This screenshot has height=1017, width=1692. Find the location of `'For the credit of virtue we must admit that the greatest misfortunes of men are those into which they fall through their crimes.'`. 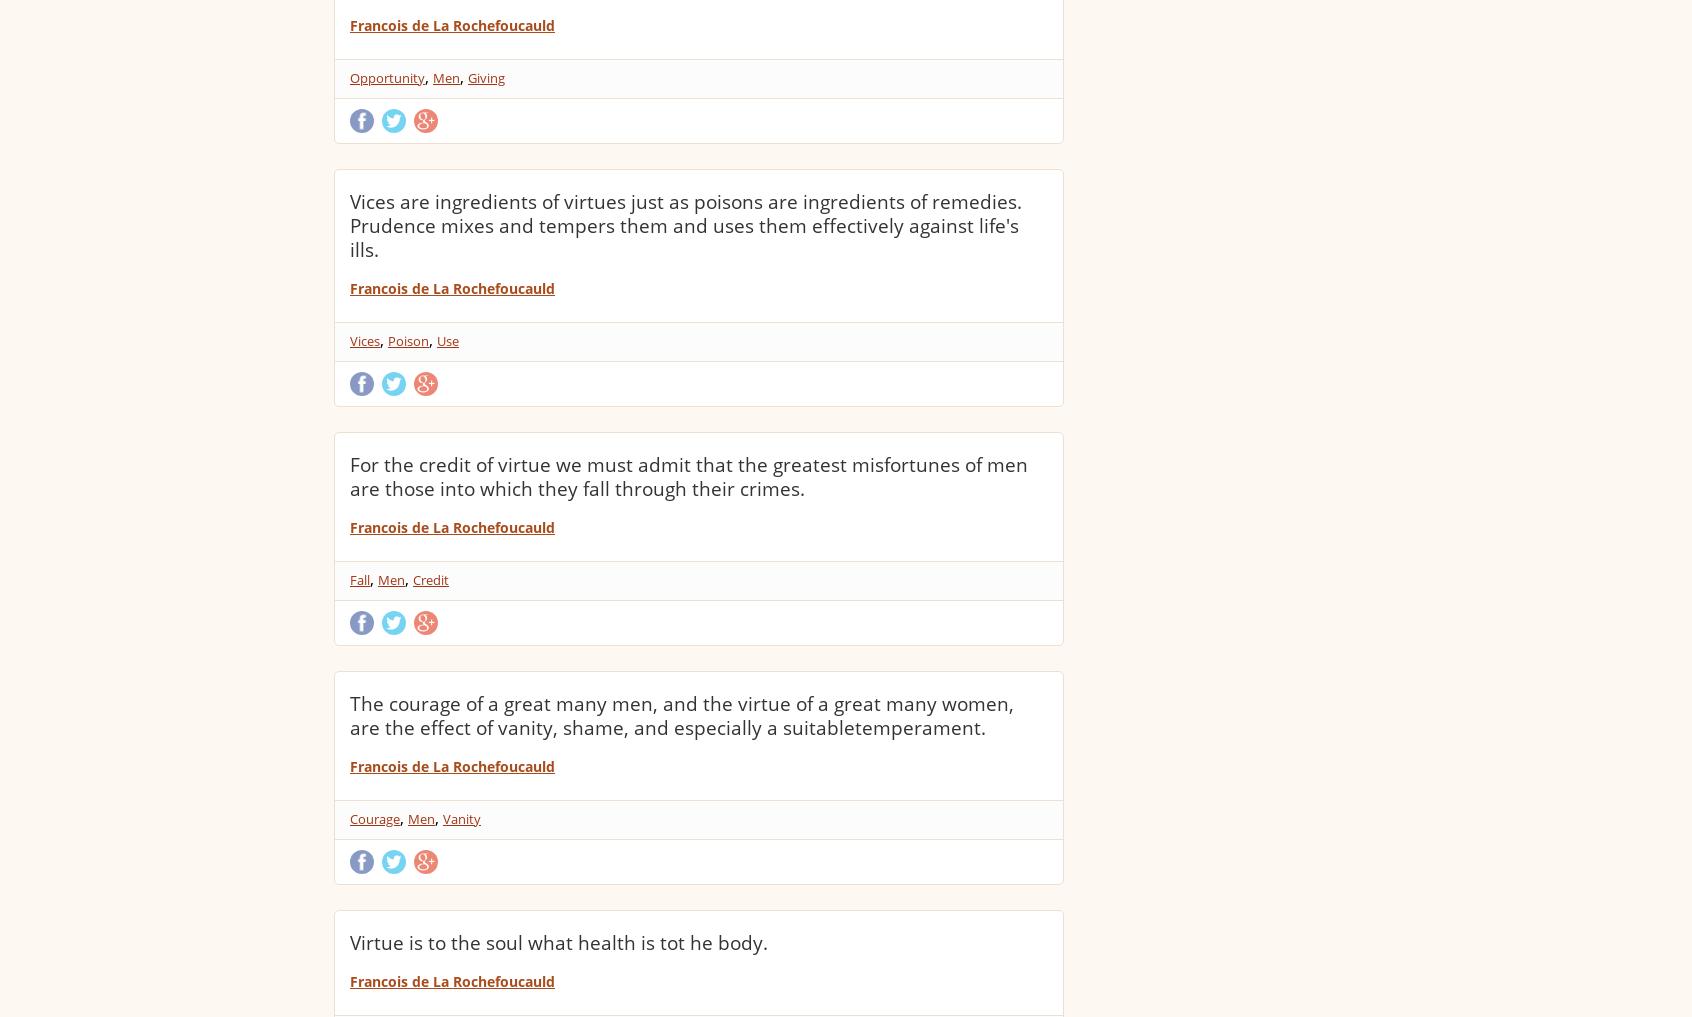

'For the credit of virtue we must admit that the greatest misfortunes of men are those into which they fall through their crimes.' is located at coordinates (688, 475).